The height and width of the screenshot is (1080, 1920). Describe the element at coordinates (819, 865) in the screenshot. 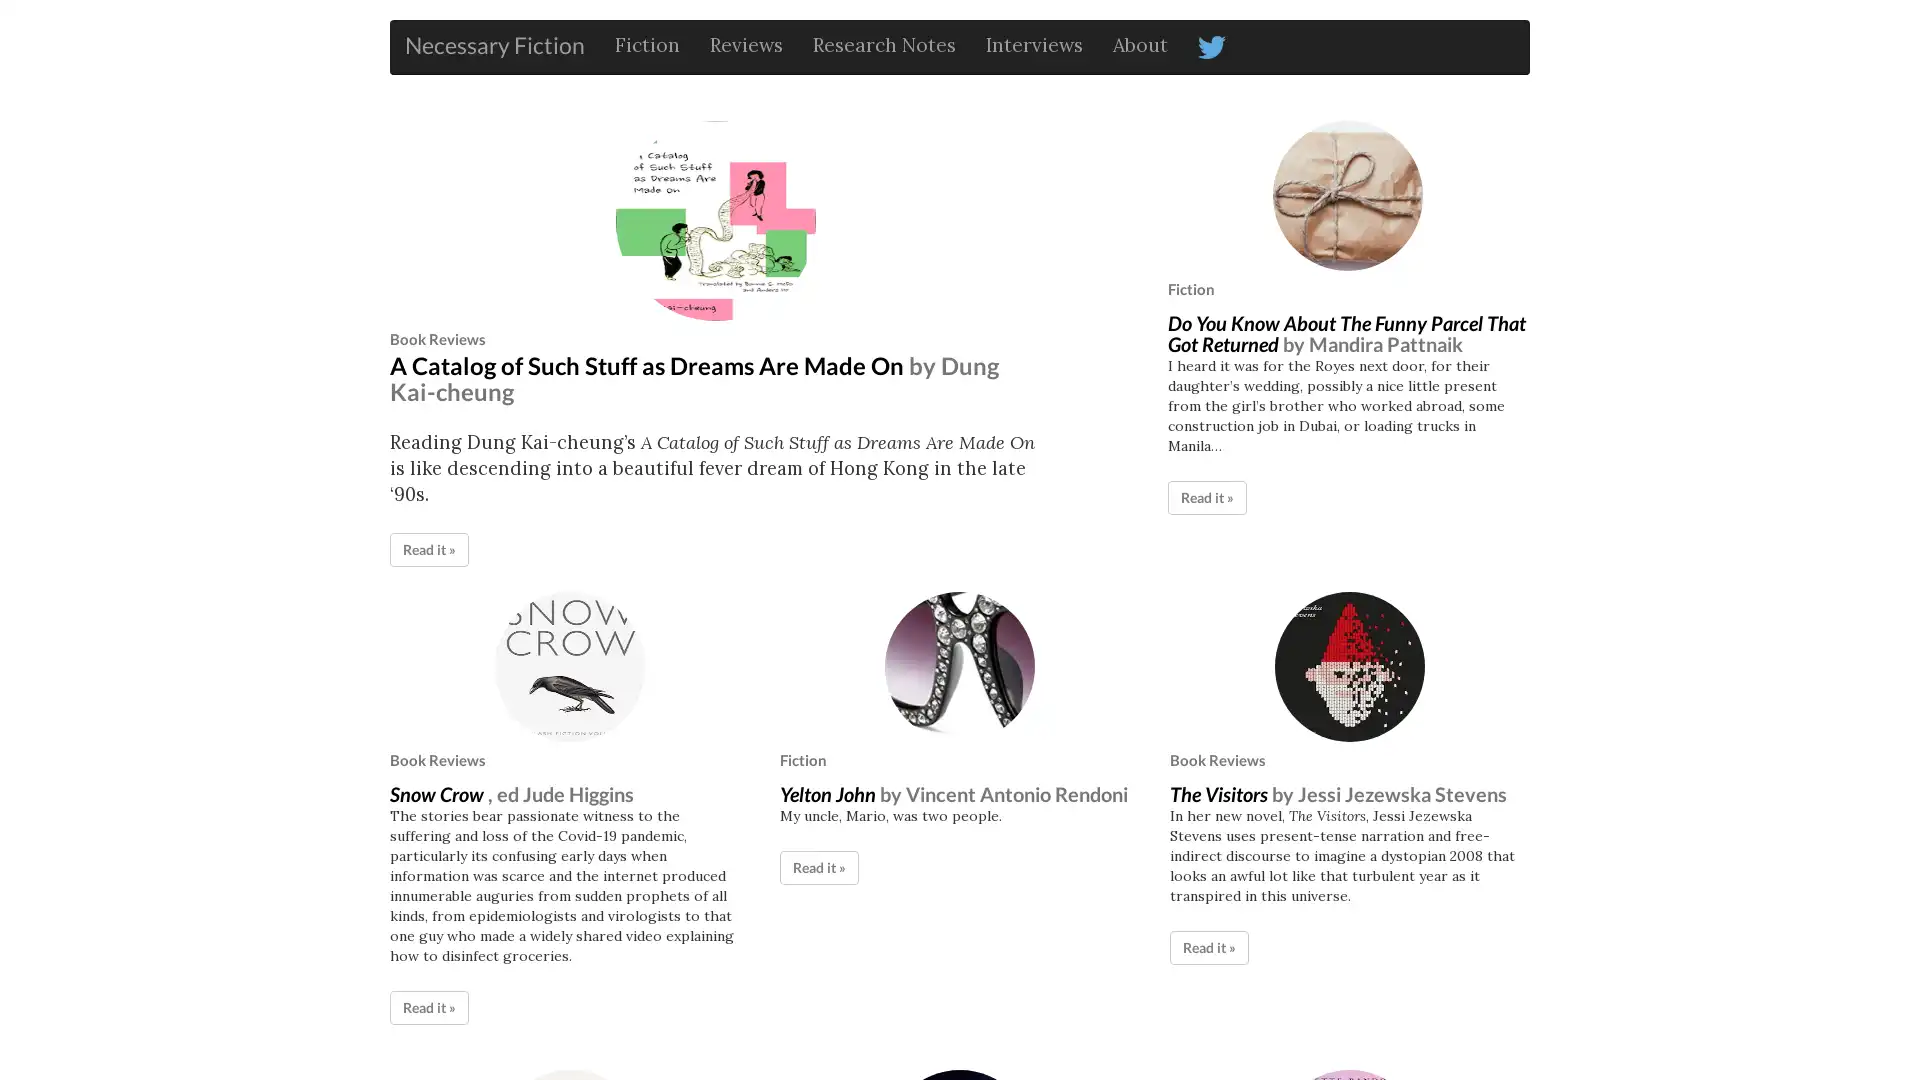

I see `Read it` at that location.